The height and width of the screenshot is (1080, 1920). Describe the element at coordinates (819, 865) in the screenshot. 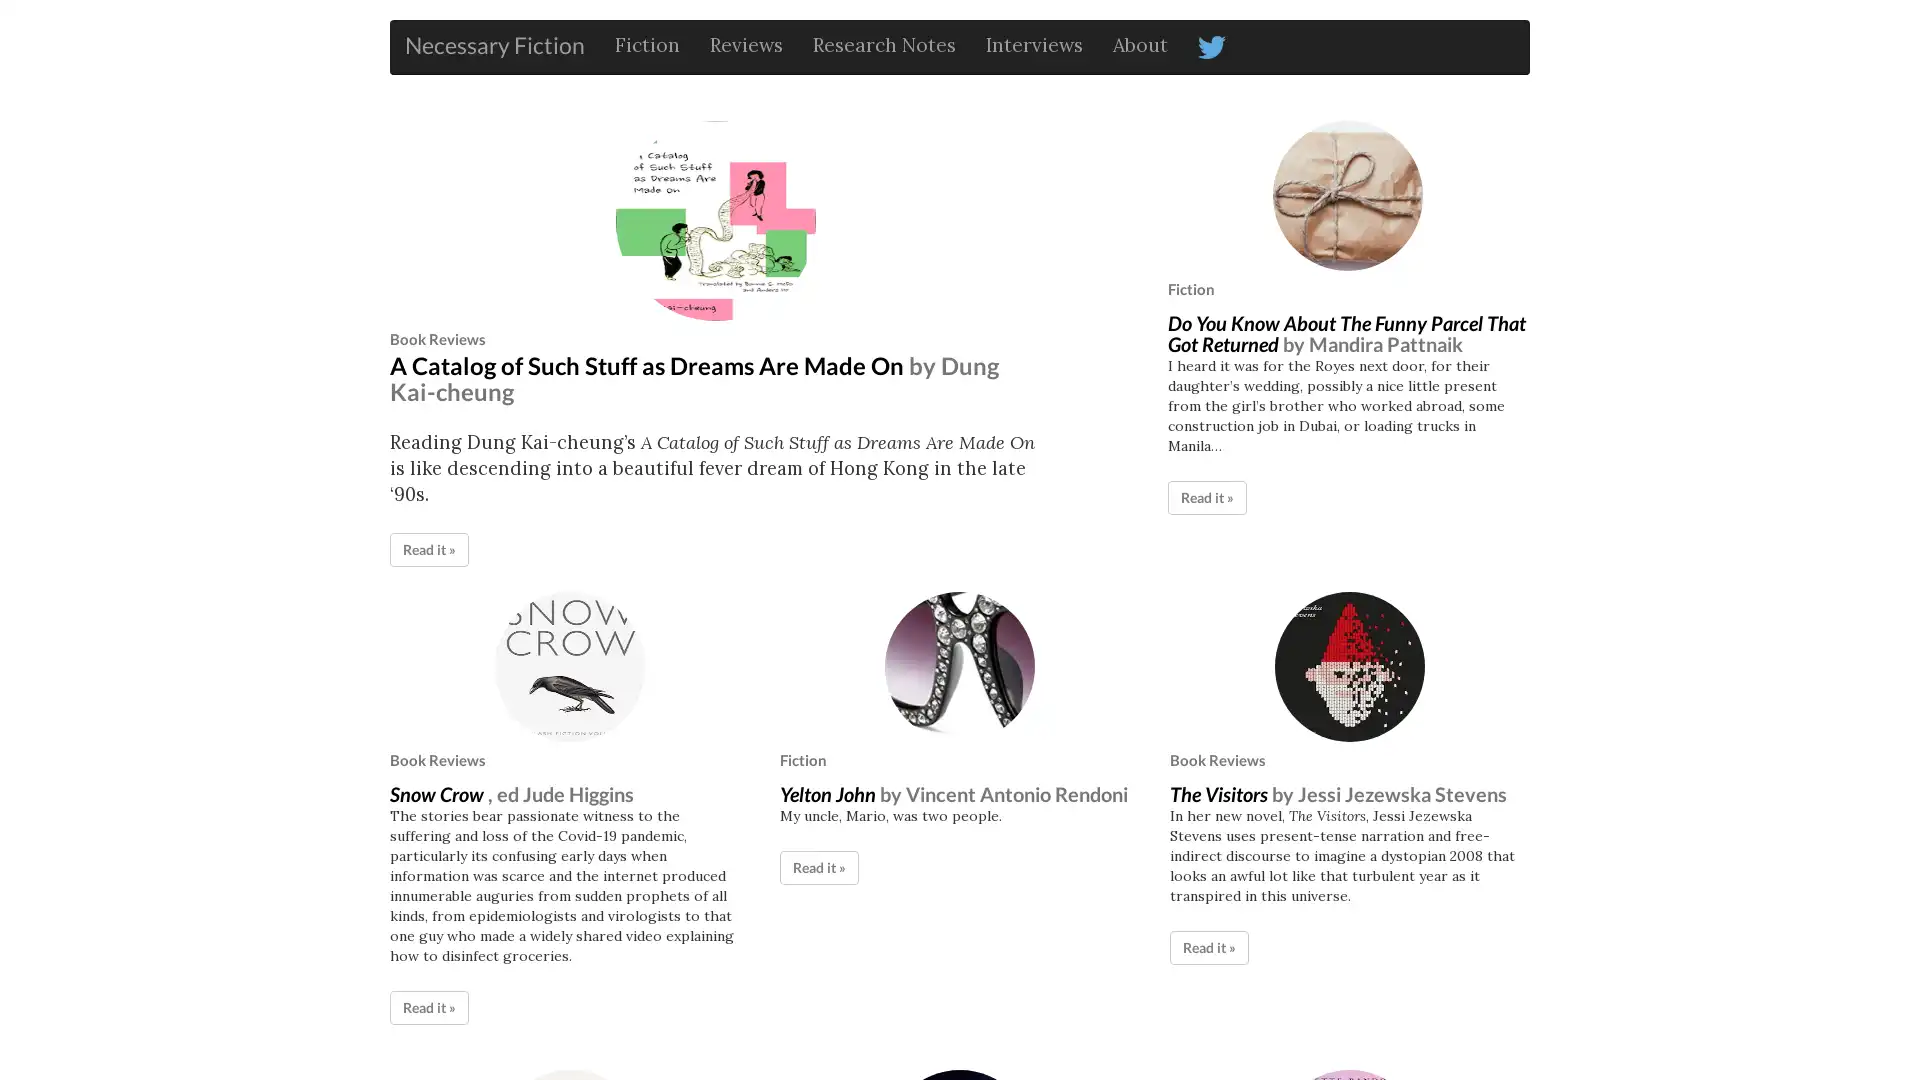

I see `Read it` at that location.